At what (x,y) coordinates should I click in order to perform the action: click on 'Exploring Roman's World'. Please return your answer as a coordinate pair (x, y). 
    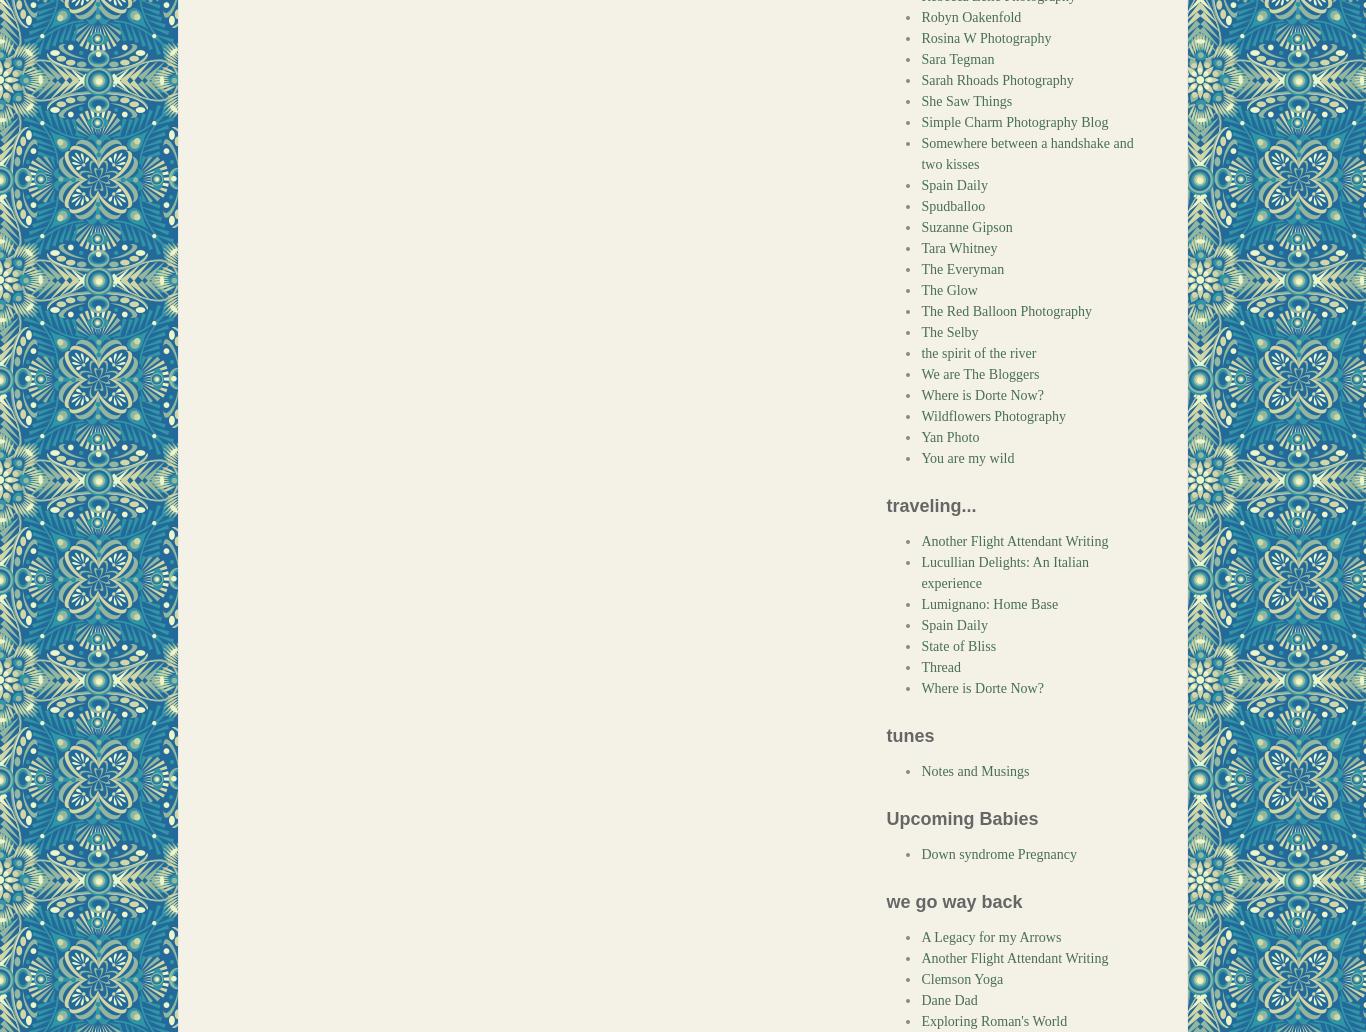
    Looking at the image, I should click on (994, 1020).